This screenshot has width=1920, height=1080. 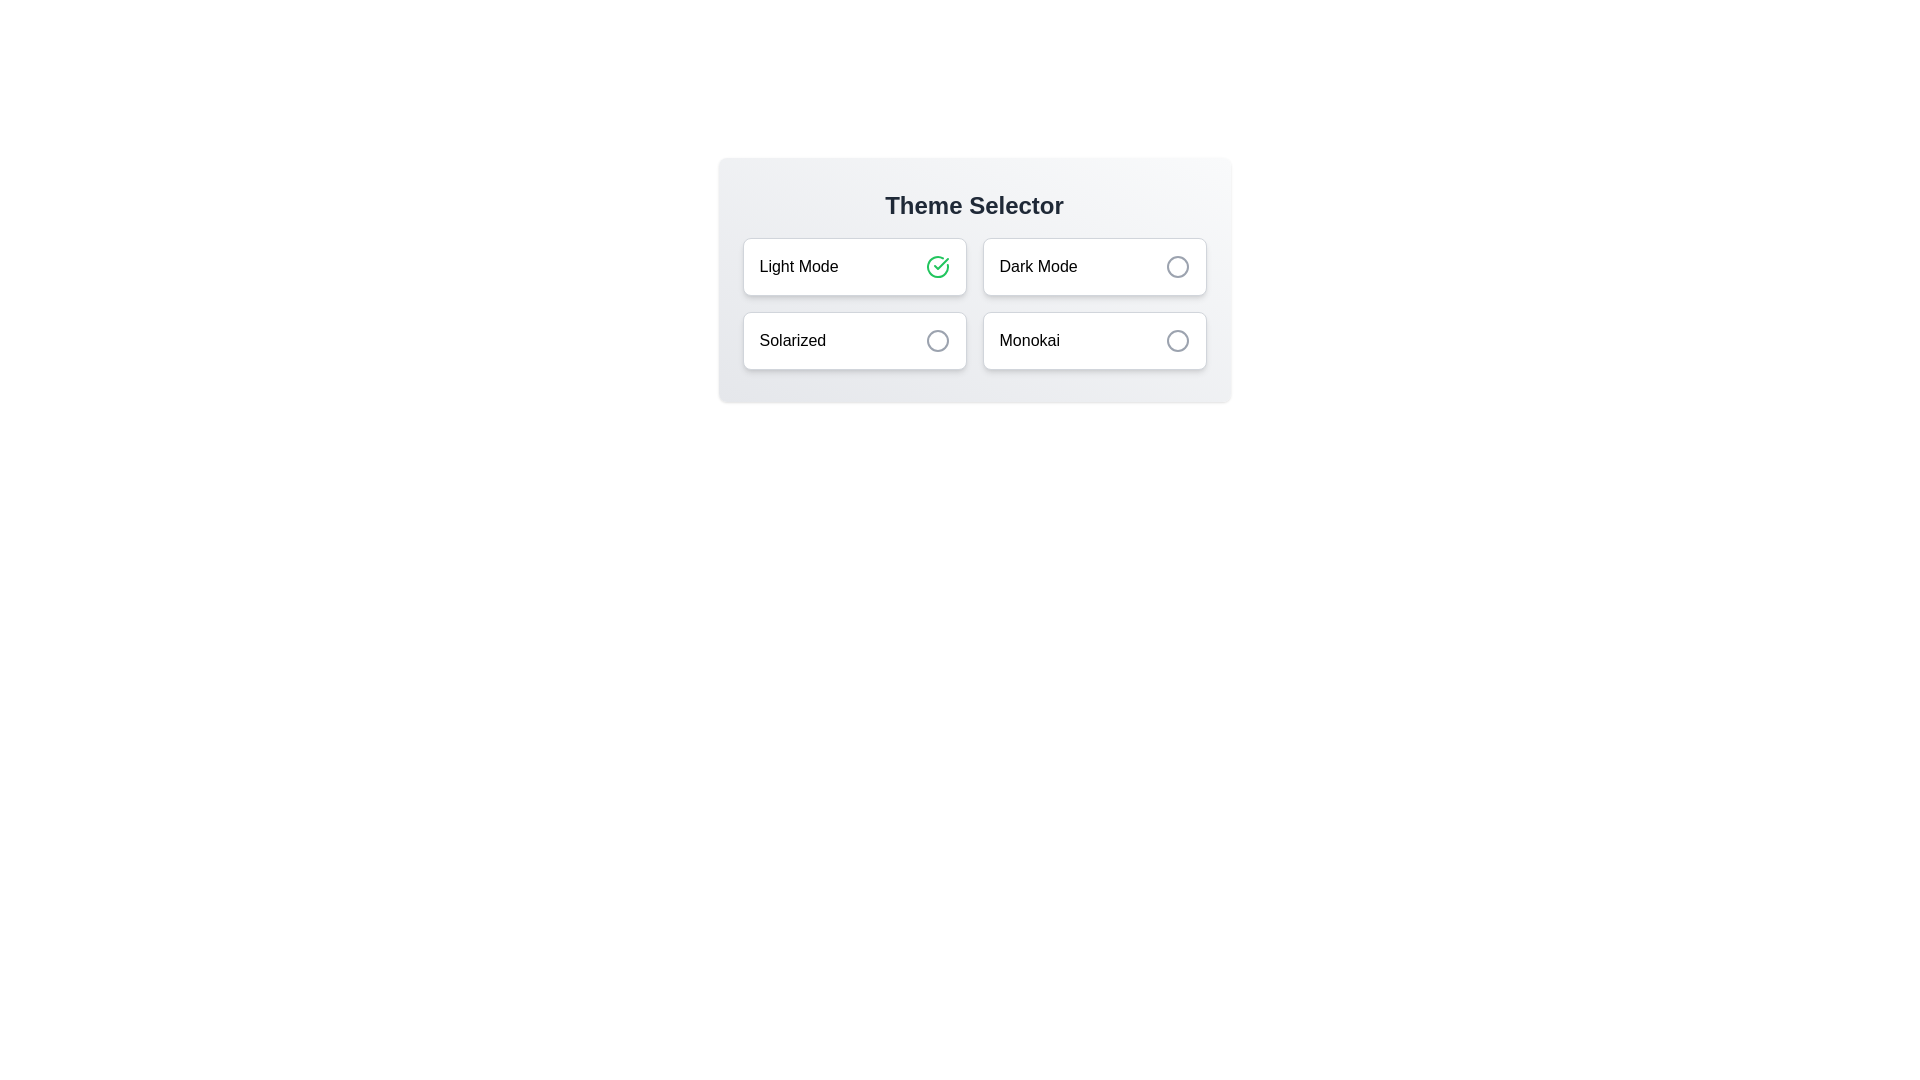 I want to click on the button corresponding to the theme Solarized, so click(x=854, y=339).